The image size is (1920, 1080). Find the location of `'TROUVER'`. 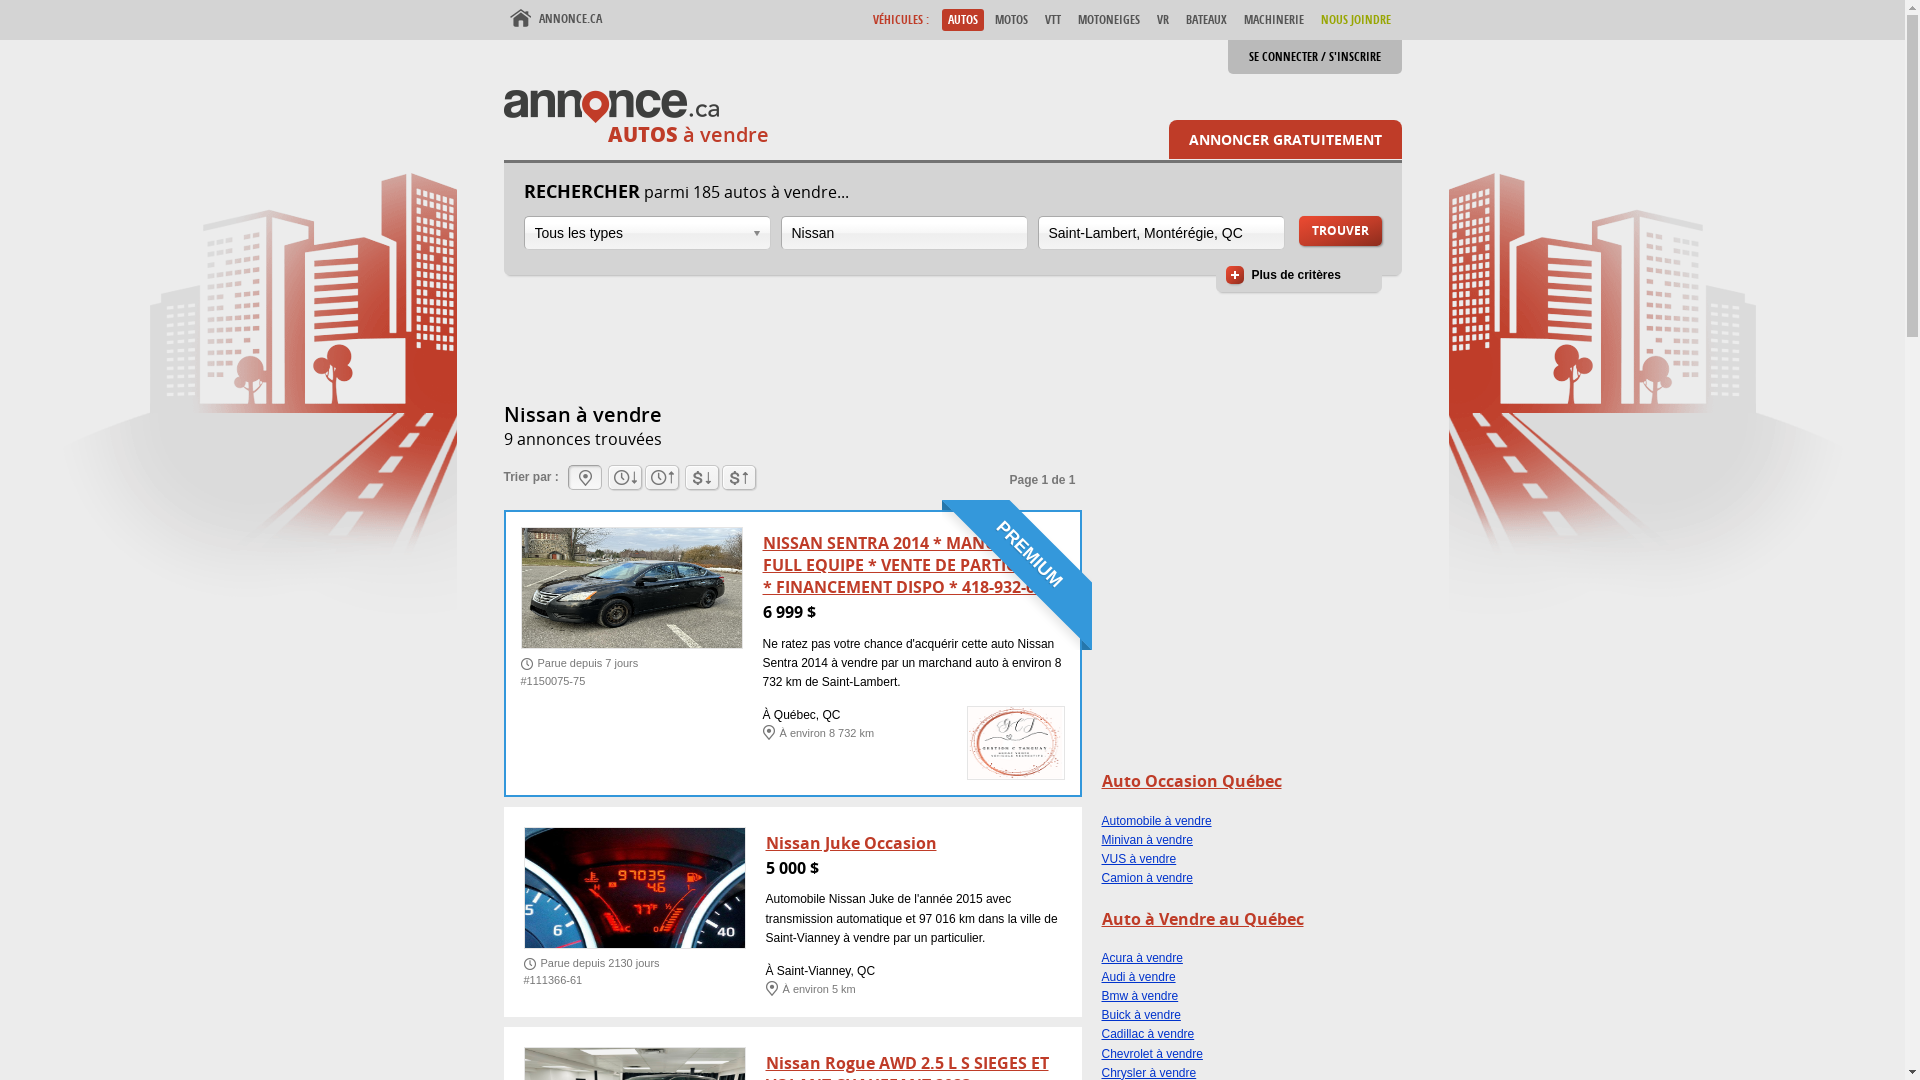

'TROUVER' is located at coordinates (1339, 230).